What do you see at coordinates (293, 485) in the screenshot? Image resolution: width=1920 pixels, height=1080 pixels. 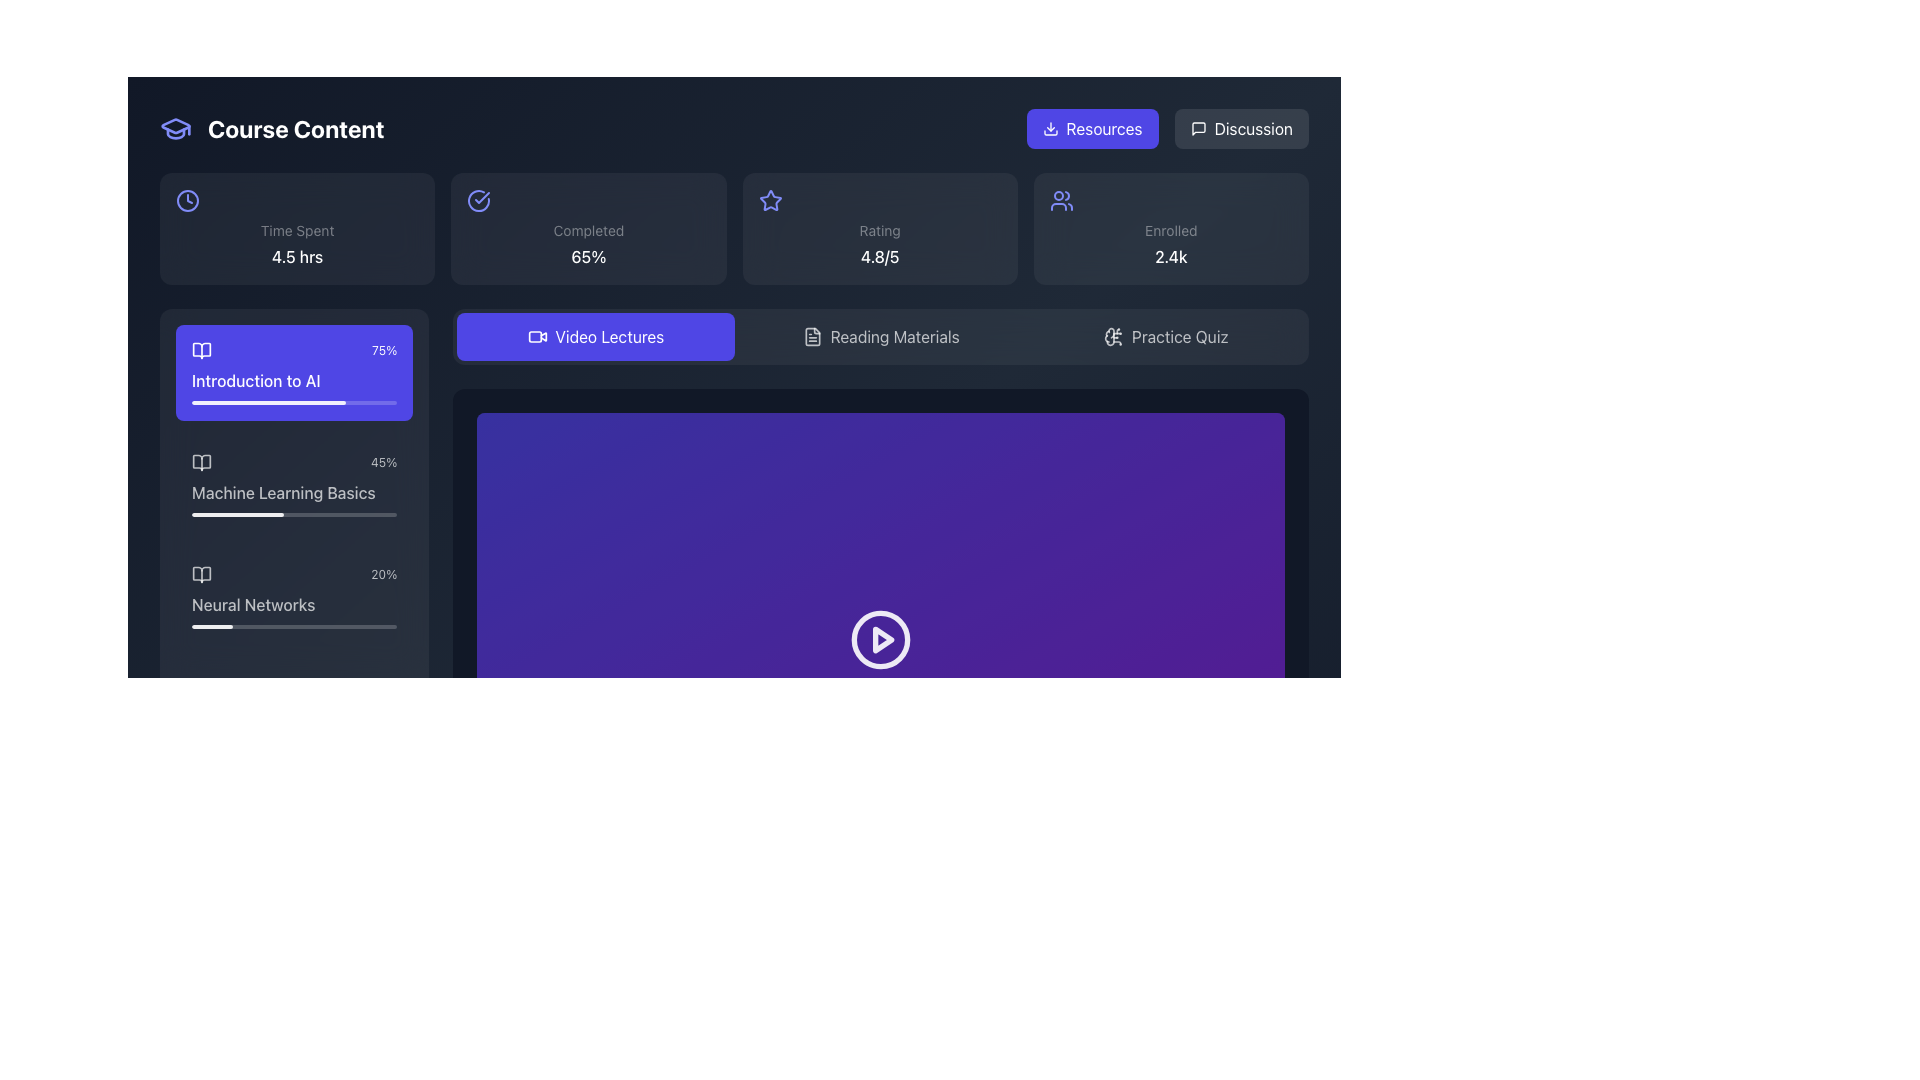 I see `on the 'Machine Learning Basics' interactive card located in the left section of the 'Course Content' panel` at bounding box center [293, 485].